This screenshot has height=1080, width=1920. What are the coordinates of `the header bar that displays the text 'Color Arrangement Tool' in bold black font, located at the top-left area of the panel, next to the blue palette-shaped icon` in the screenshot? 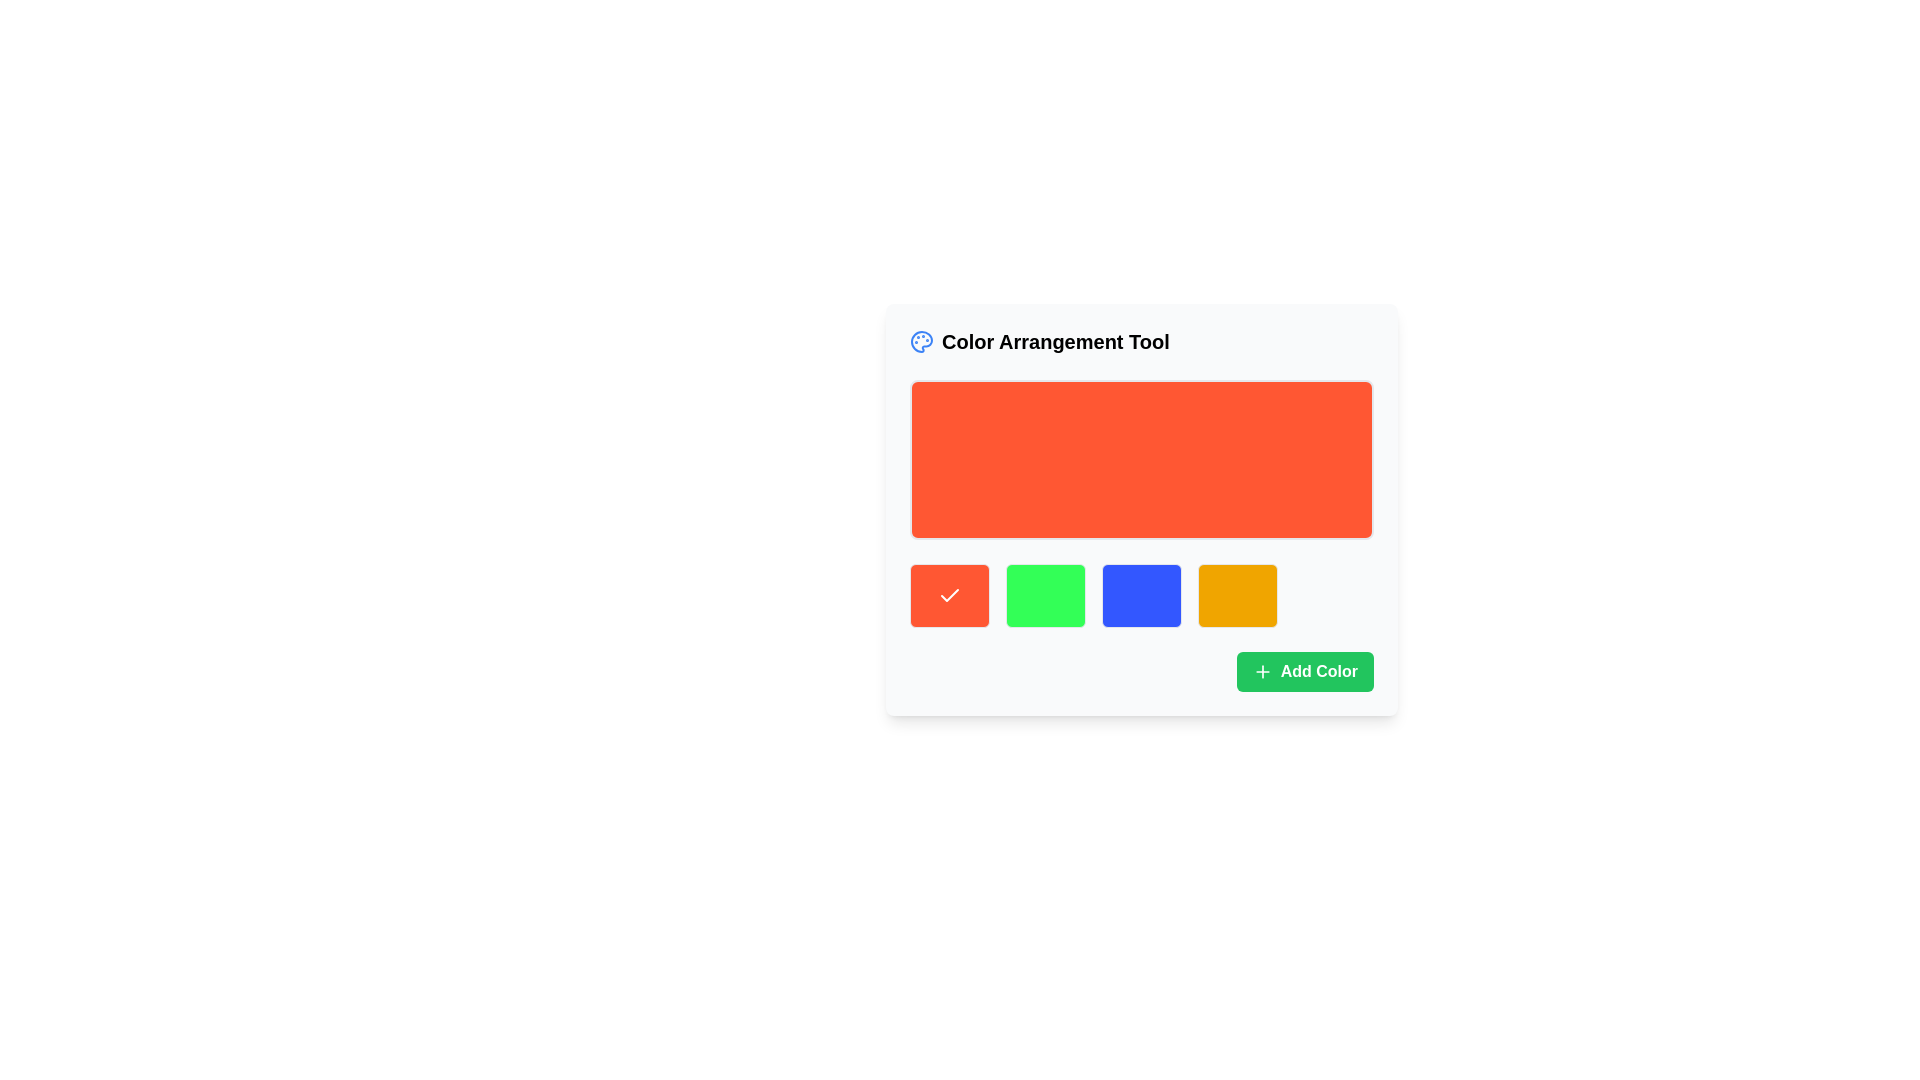 It's located at (1142, 341).